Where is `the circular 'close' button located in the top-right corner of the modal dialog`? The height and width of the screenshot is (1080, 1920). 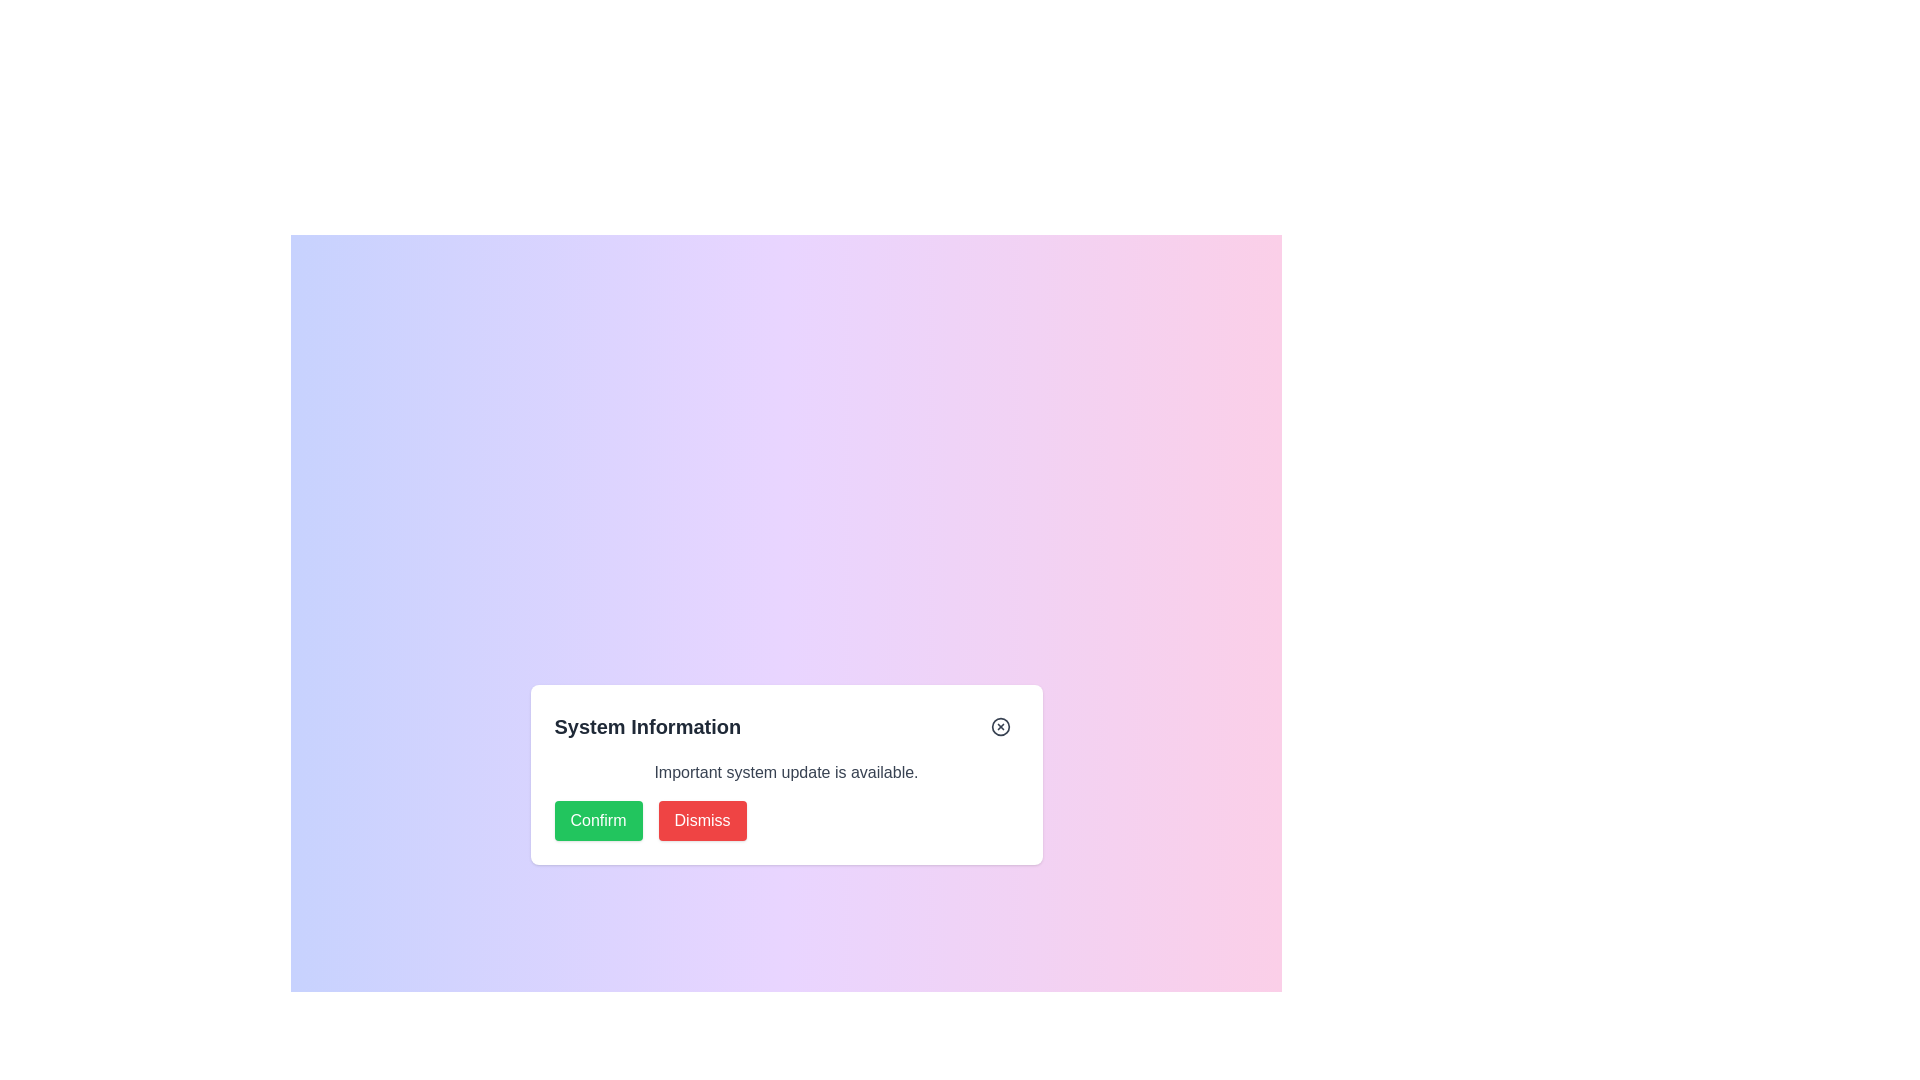
the circular 'close' button located in the top-right corner of the modal dialog is located at coordinates (1000, 726).